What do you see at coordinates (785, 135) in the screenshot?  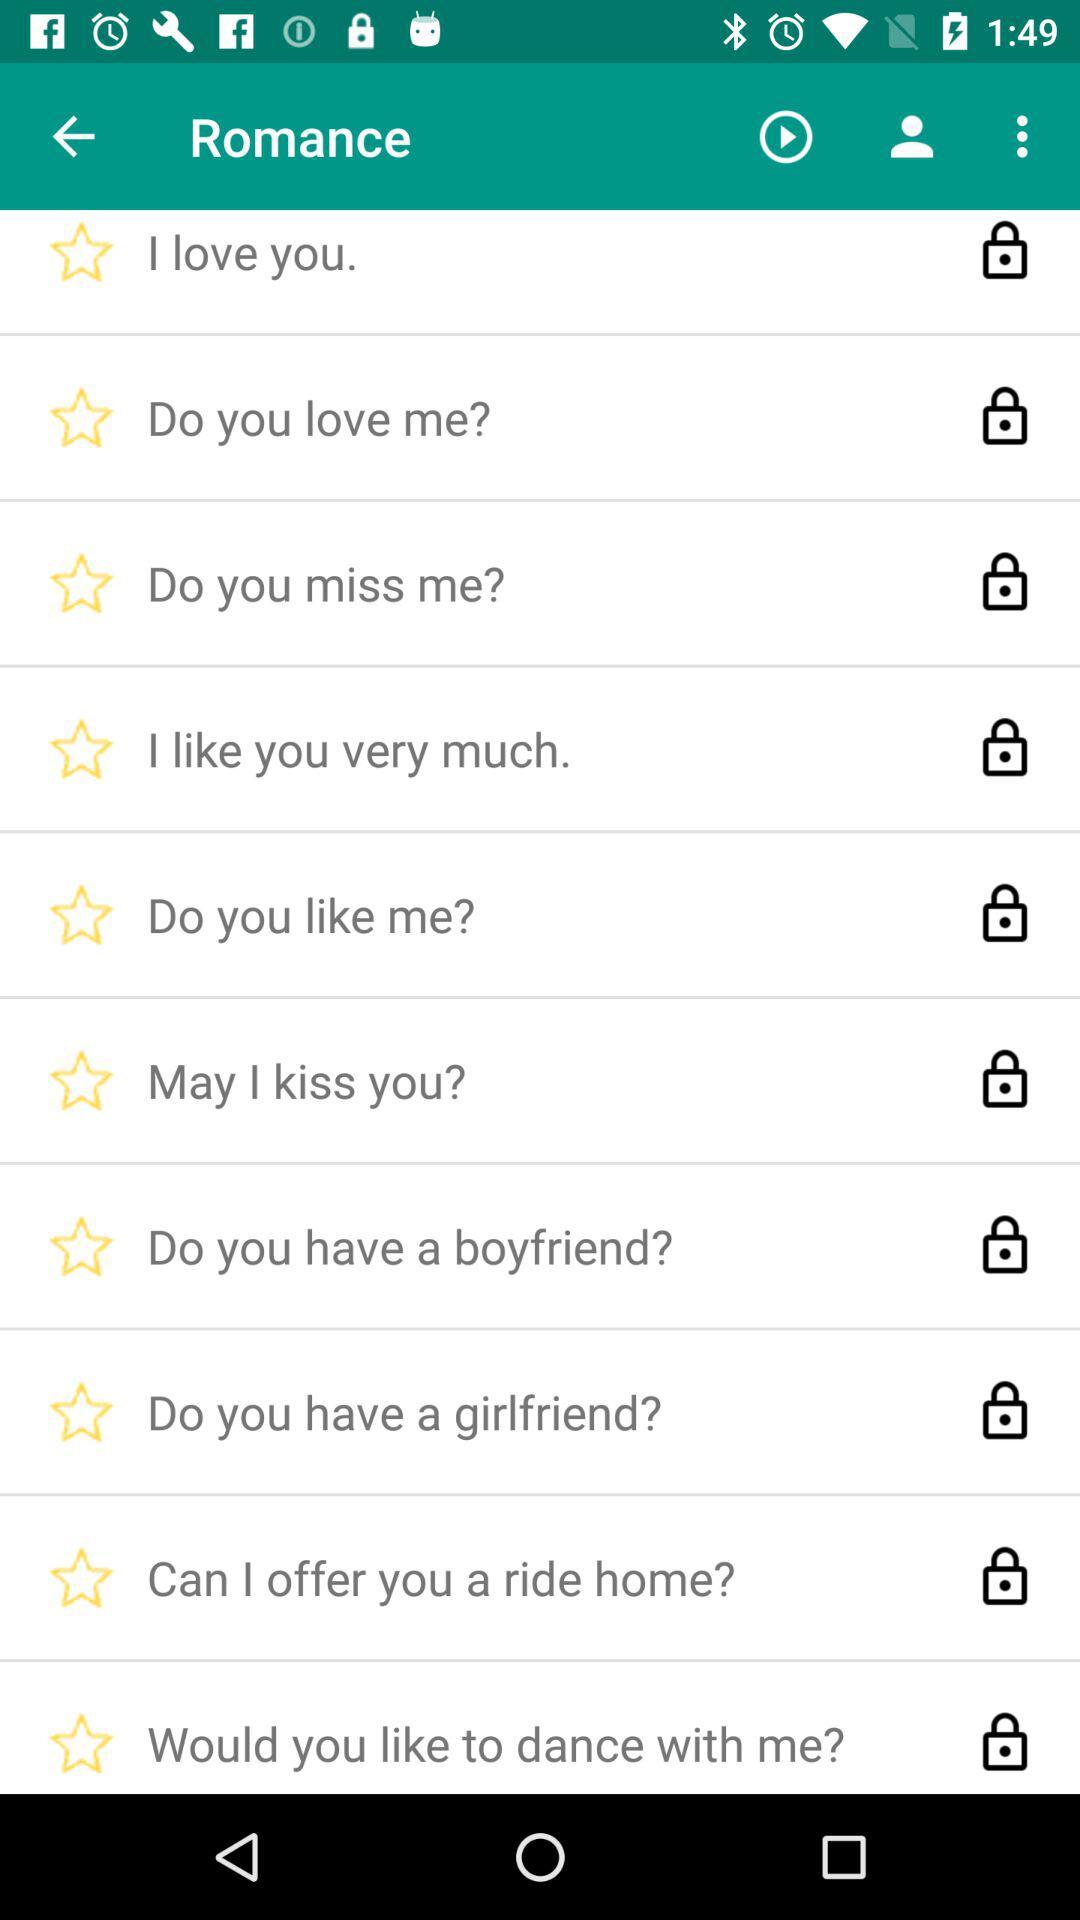 I see `icon next to the romance` at bounding box center [785, 135].